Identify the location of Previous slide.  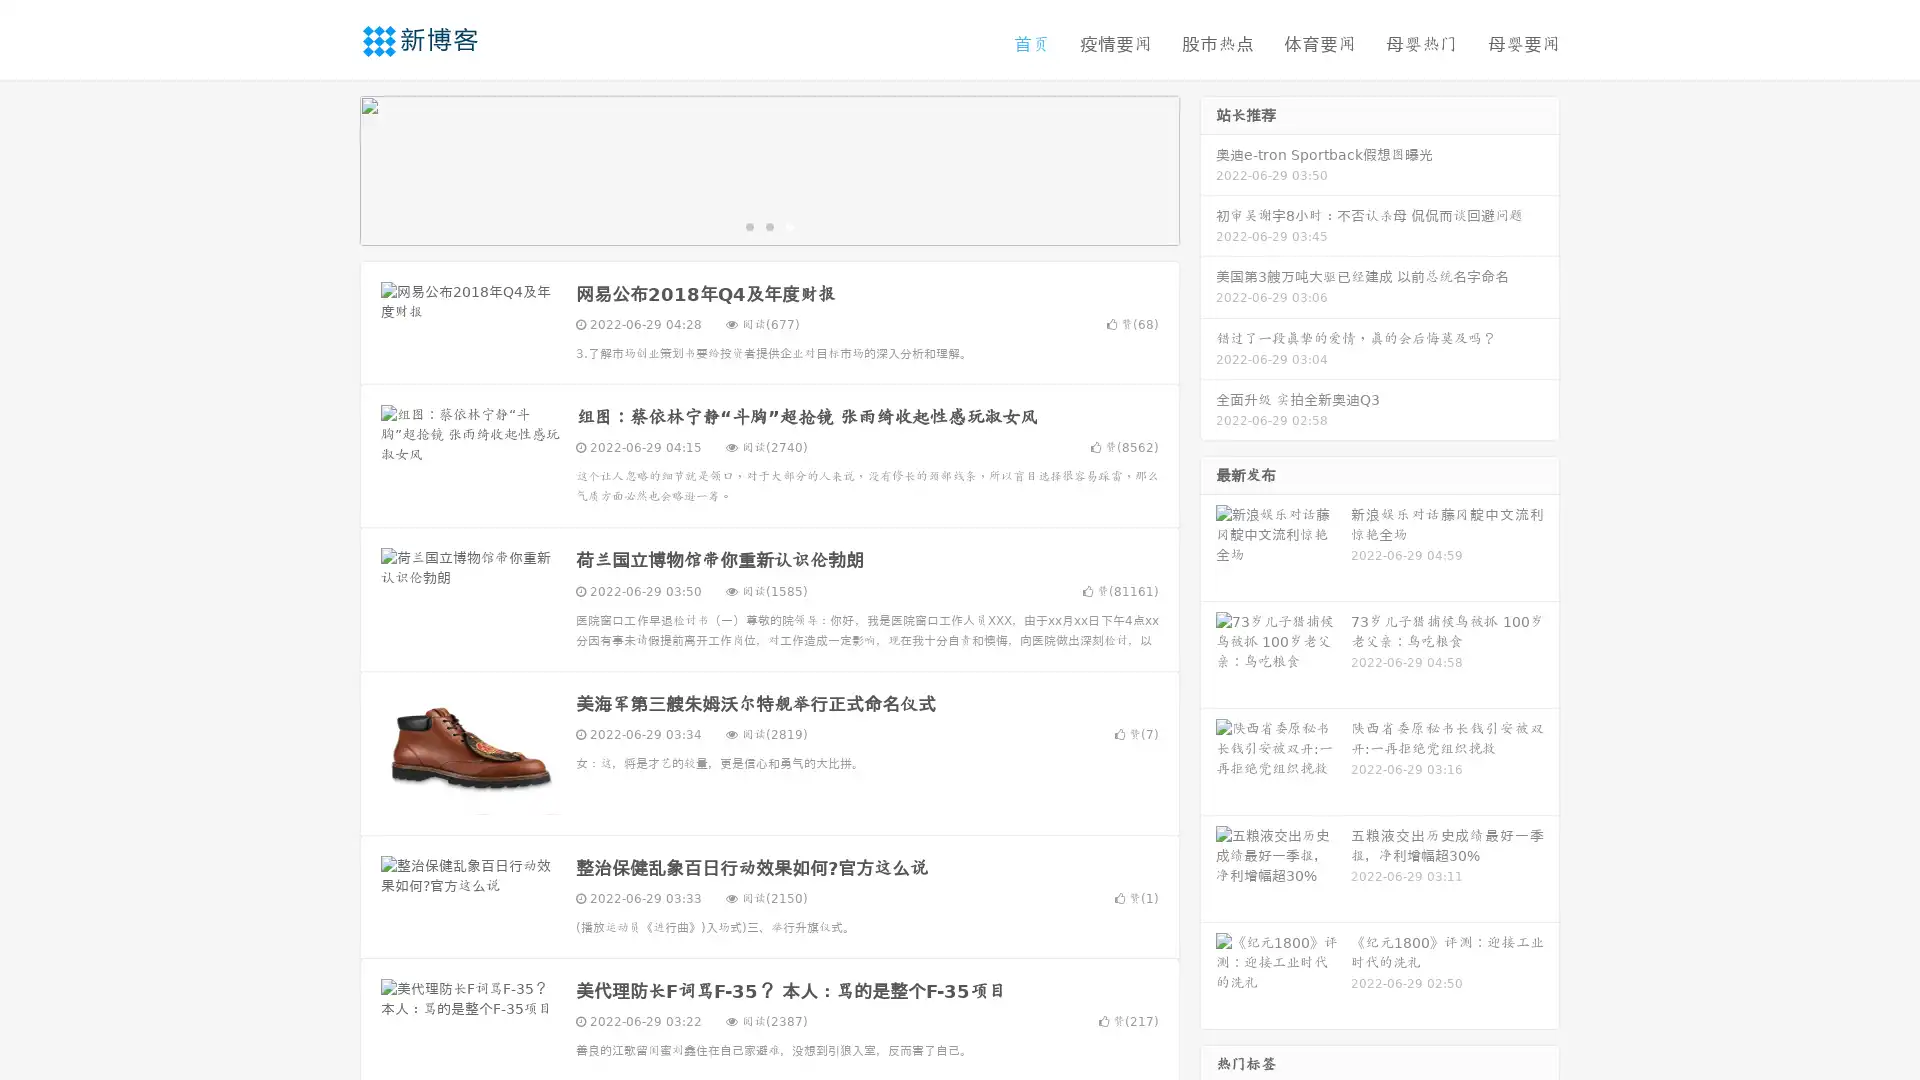
(330, 168).